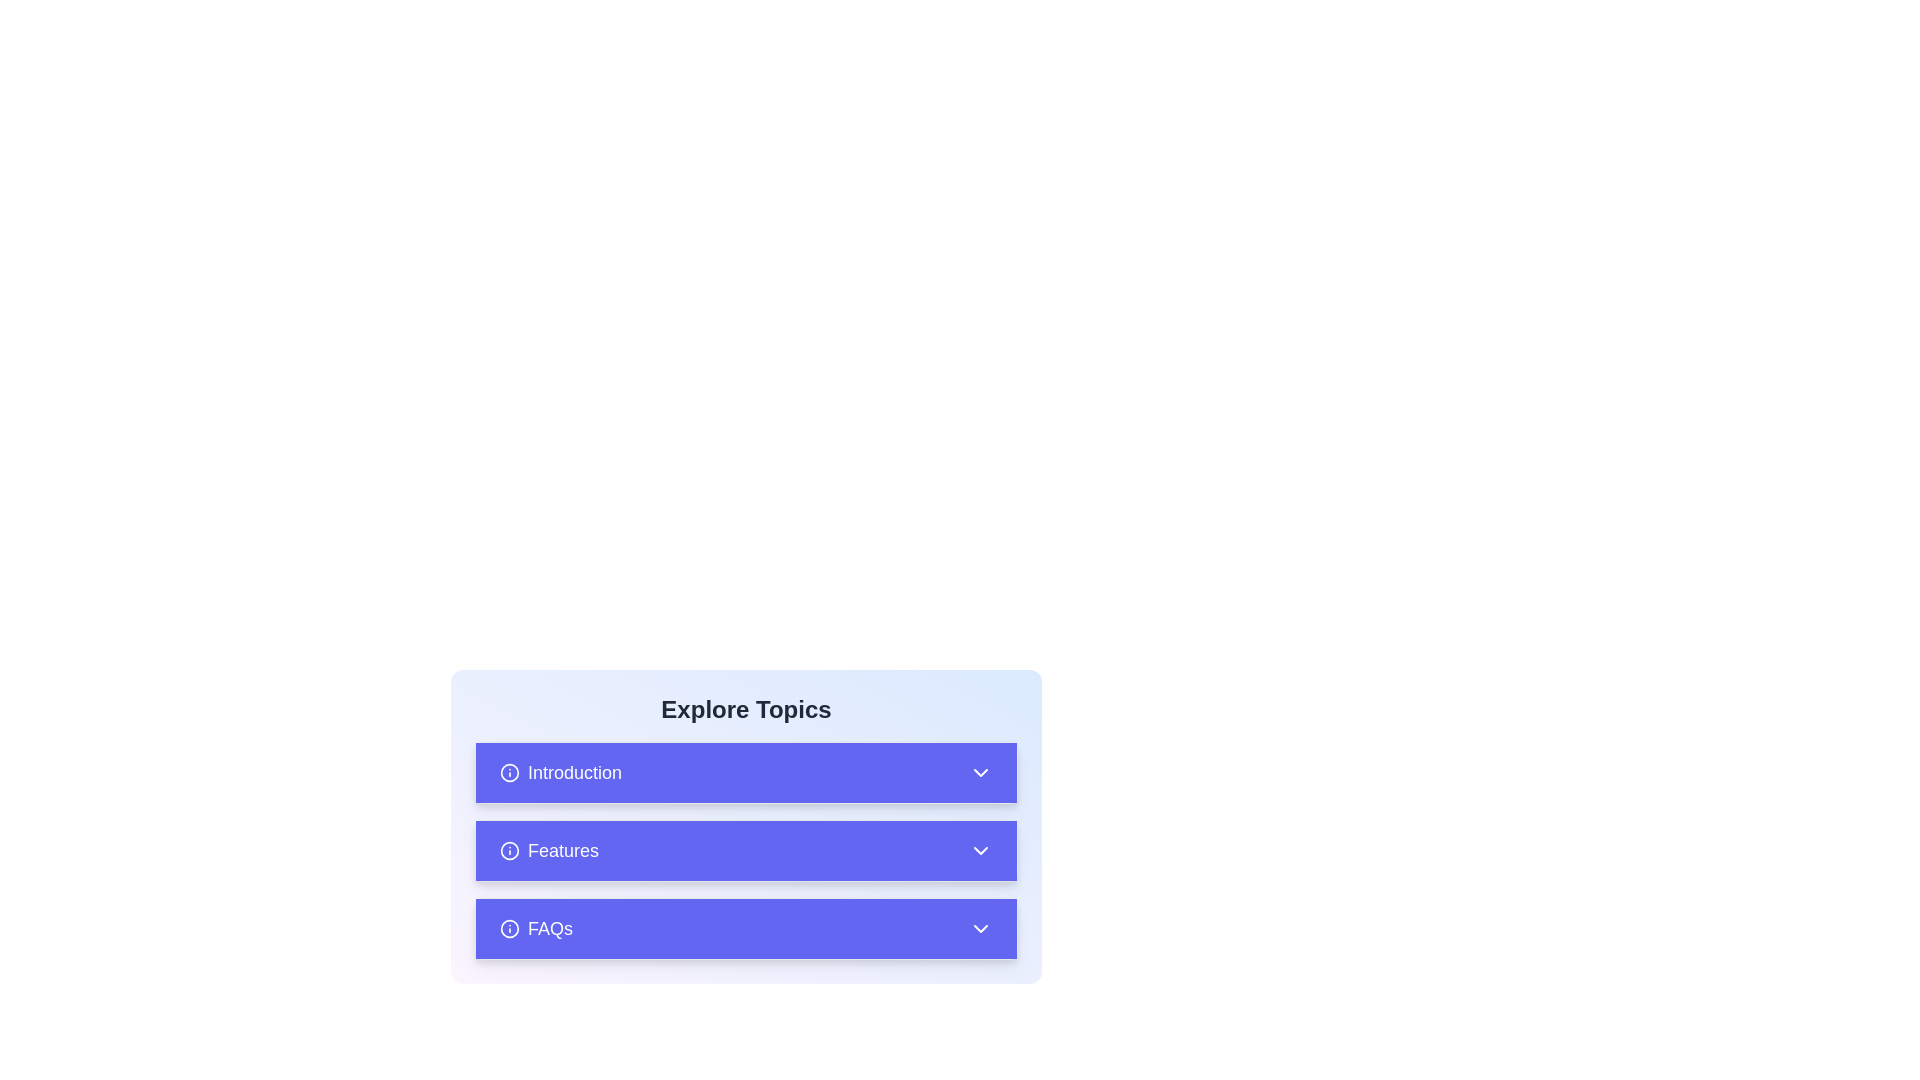  Describe the element at coordinates (509, 771) in the screenshot. I see `the SVG Circle icon within the button indicating the 'Introduction' section in the 'Explore Topics' area` at that location.